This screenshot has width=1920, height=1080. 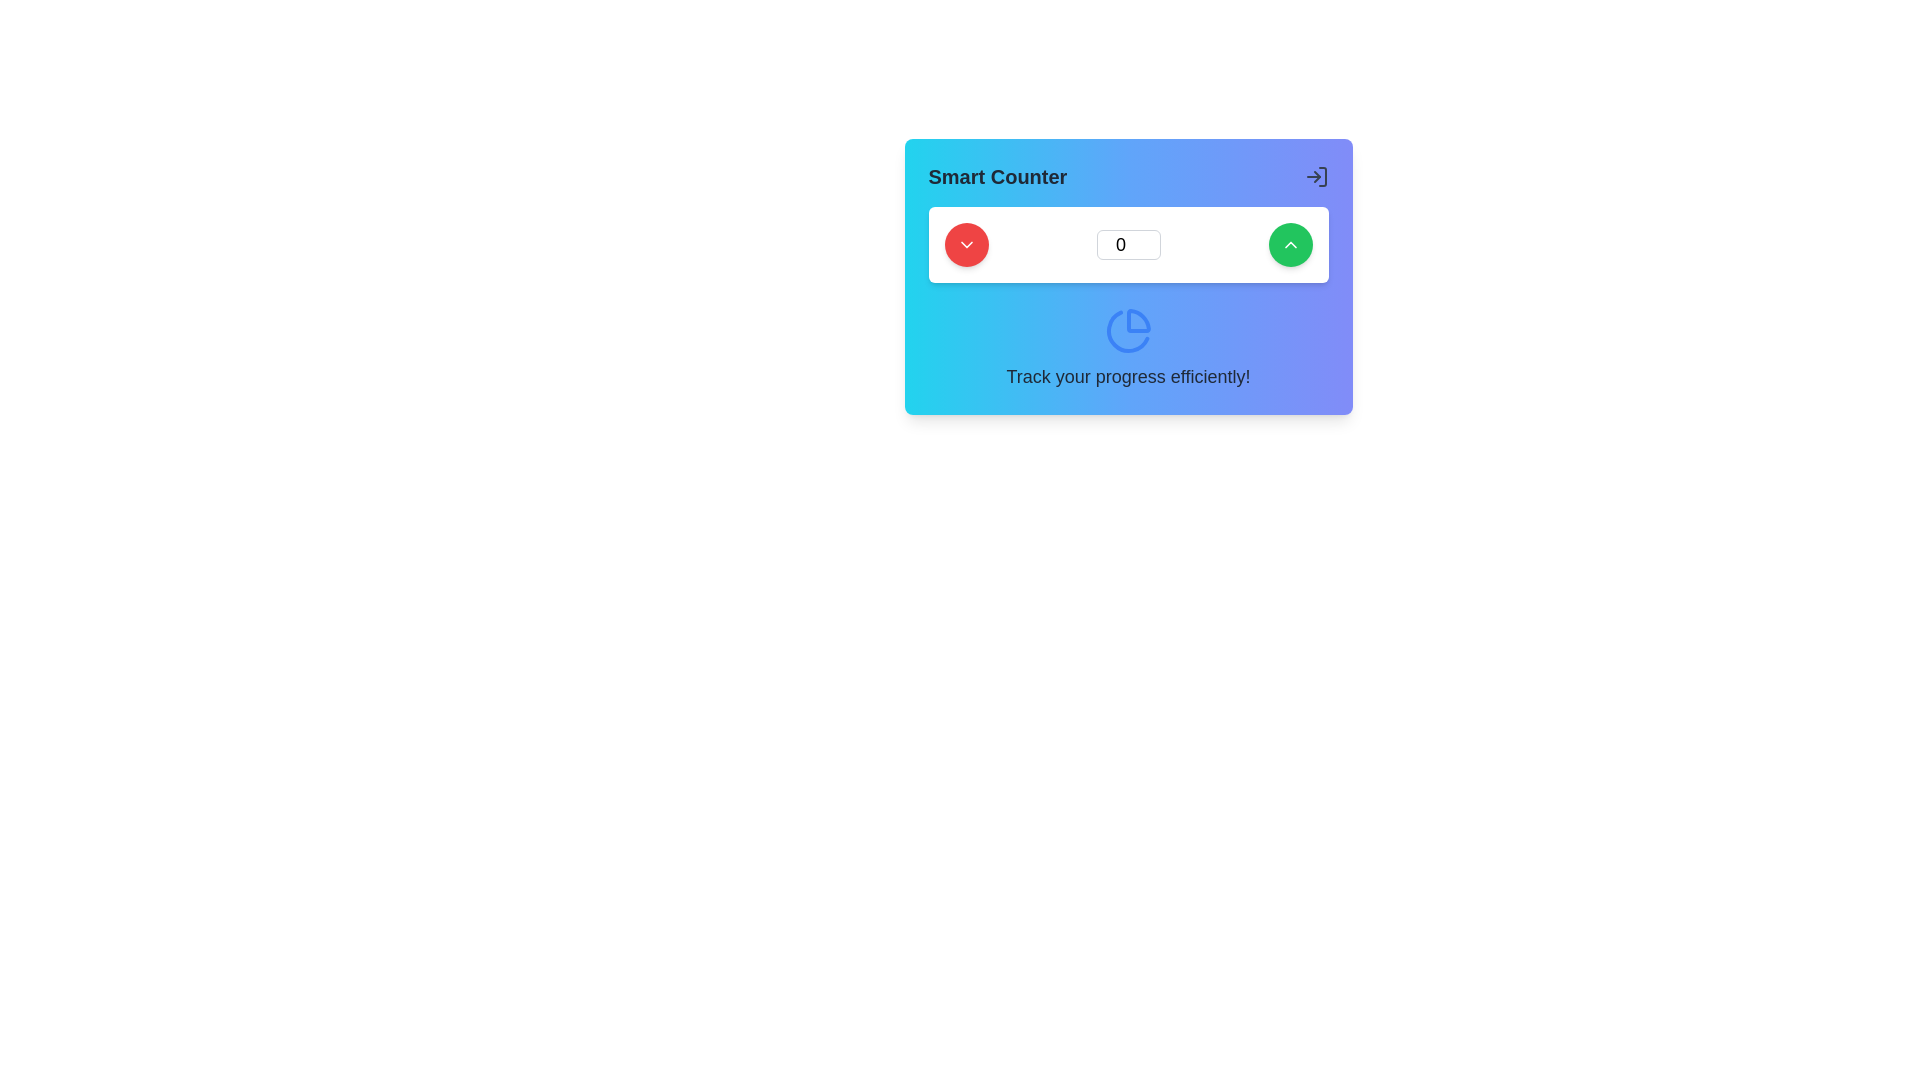 What do you see at coordinates (966, 244) in the screenshot?
I see `the first circular button with a red background and white downwards chevron icon, located before the numeric input` at bounding box center [966, 244].